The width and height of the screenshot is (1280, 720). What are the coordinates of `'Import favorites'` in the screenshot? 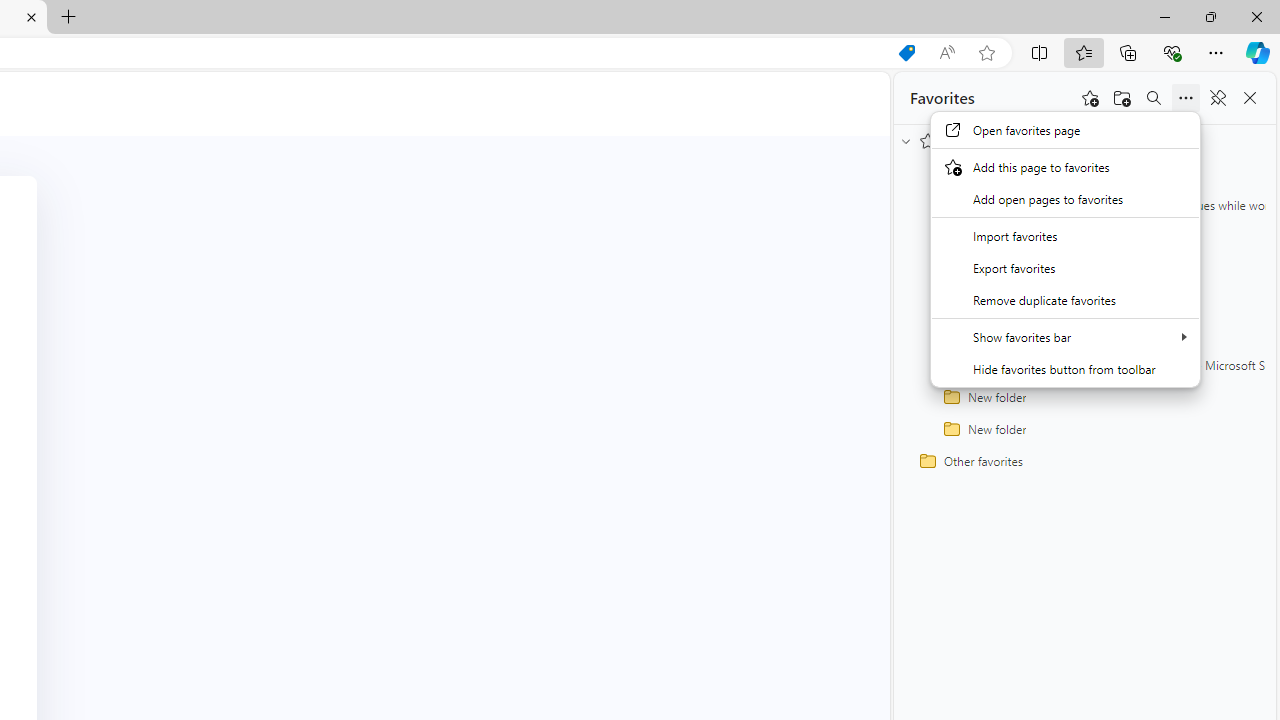 It's located at (1064, 235).